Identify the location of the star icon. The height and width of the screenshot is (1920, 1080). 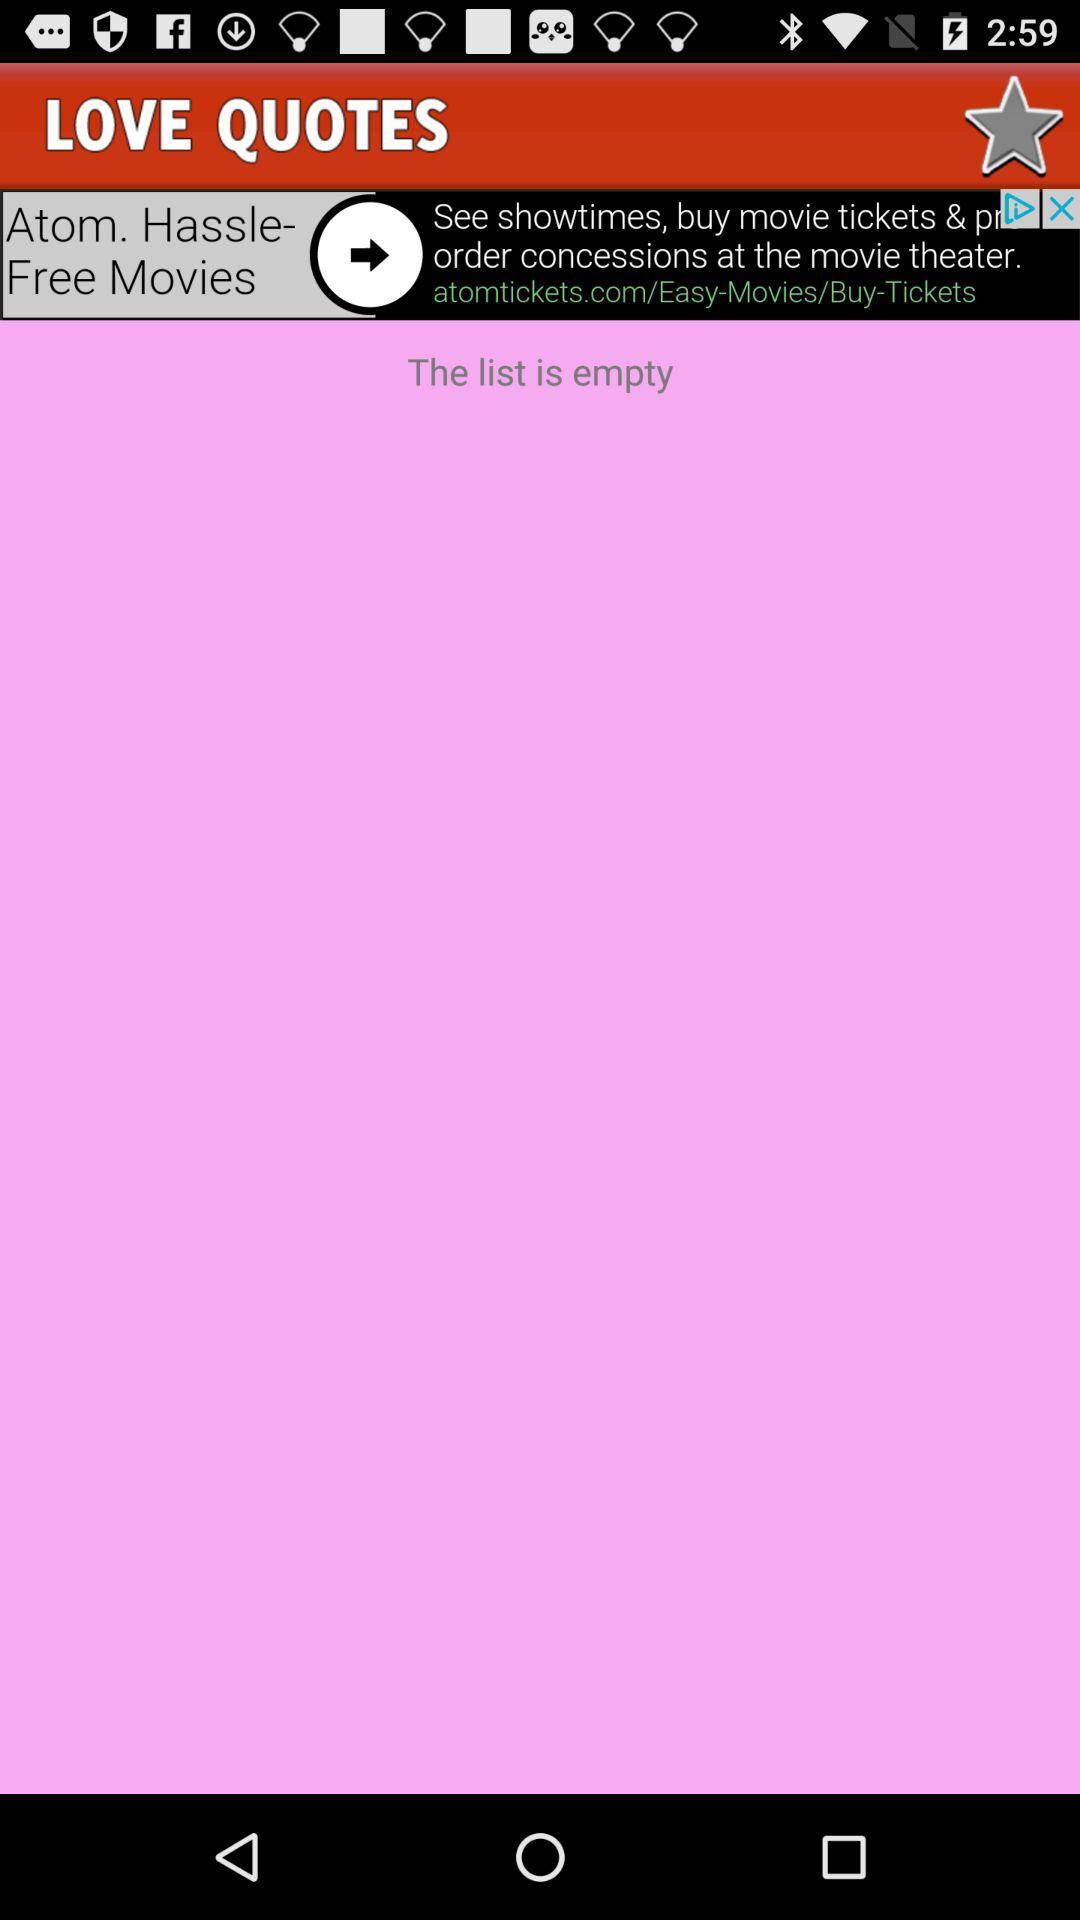
(1014, 133).